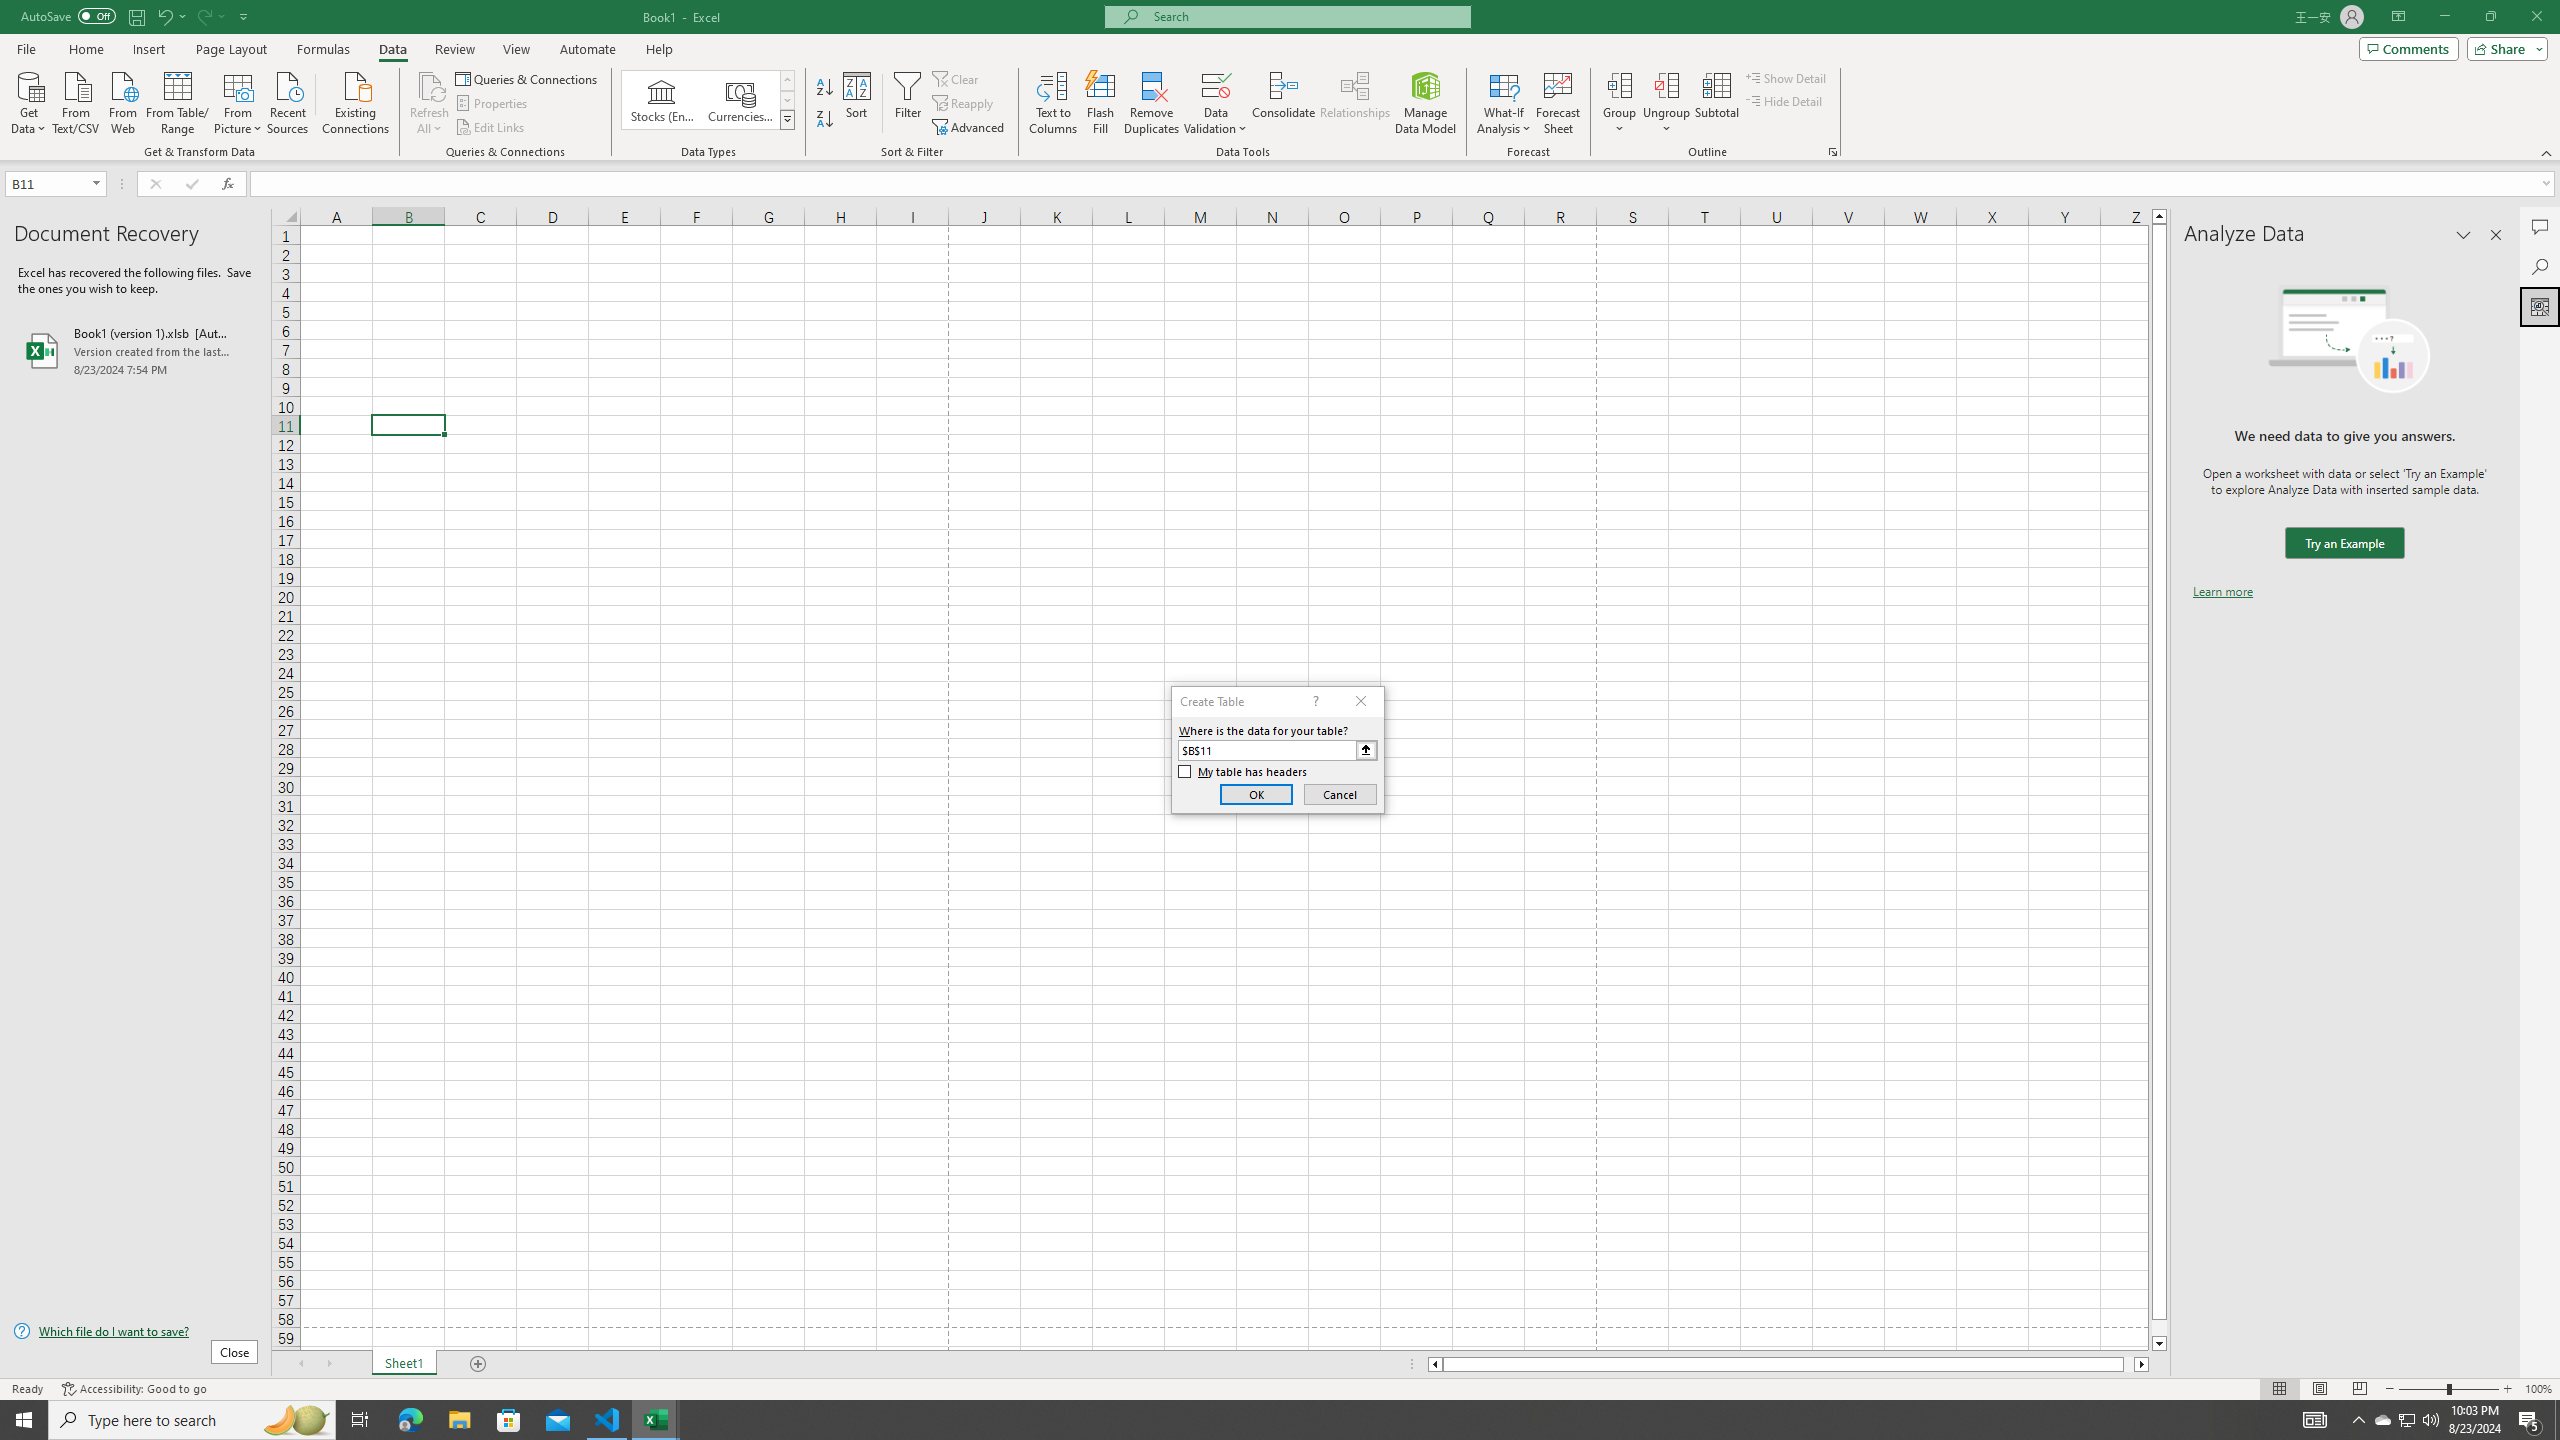 Image resolution: width=2560 pixels, height=1440 pixels. What do you see at coordinates (493, 103) in the screenshot?
I see `'Properties'` at bounding box center [493, 103].